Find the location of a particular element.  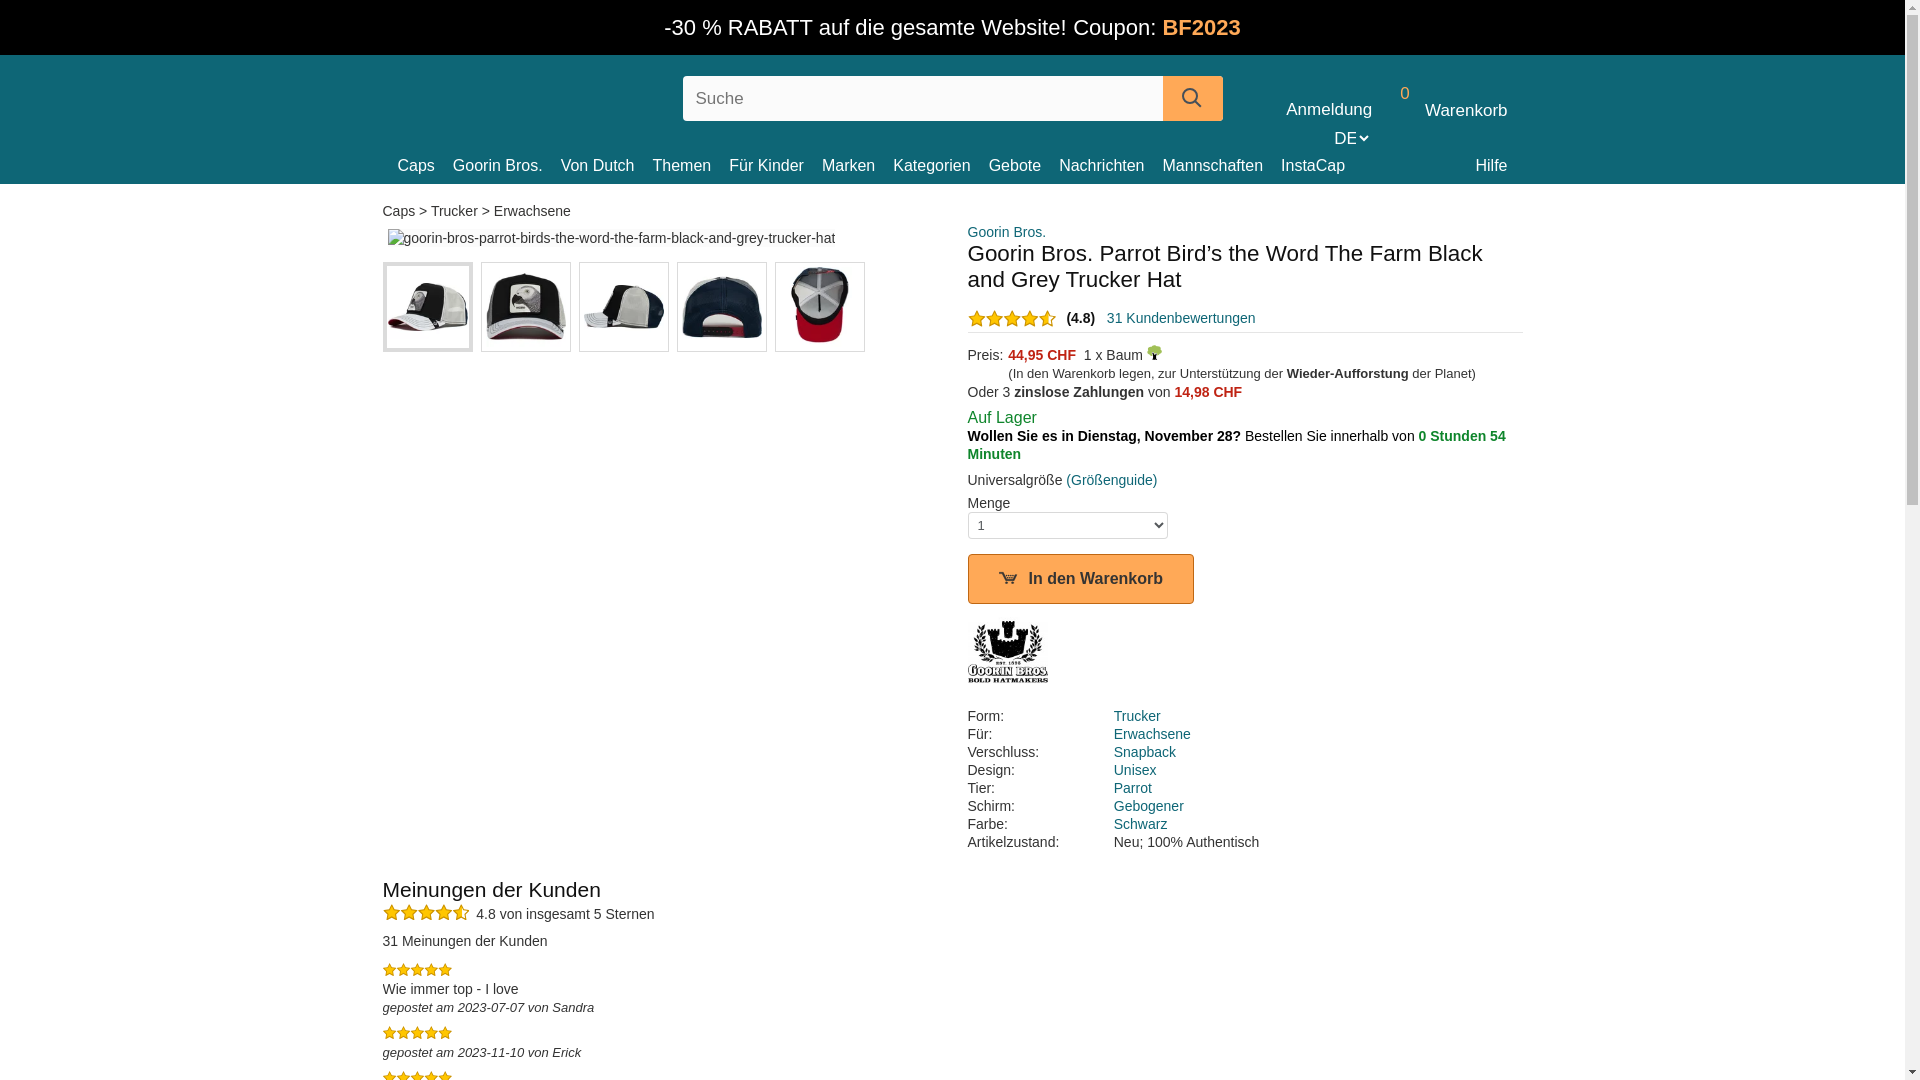

'Von Dutch' is located at coordinates (605, 164).